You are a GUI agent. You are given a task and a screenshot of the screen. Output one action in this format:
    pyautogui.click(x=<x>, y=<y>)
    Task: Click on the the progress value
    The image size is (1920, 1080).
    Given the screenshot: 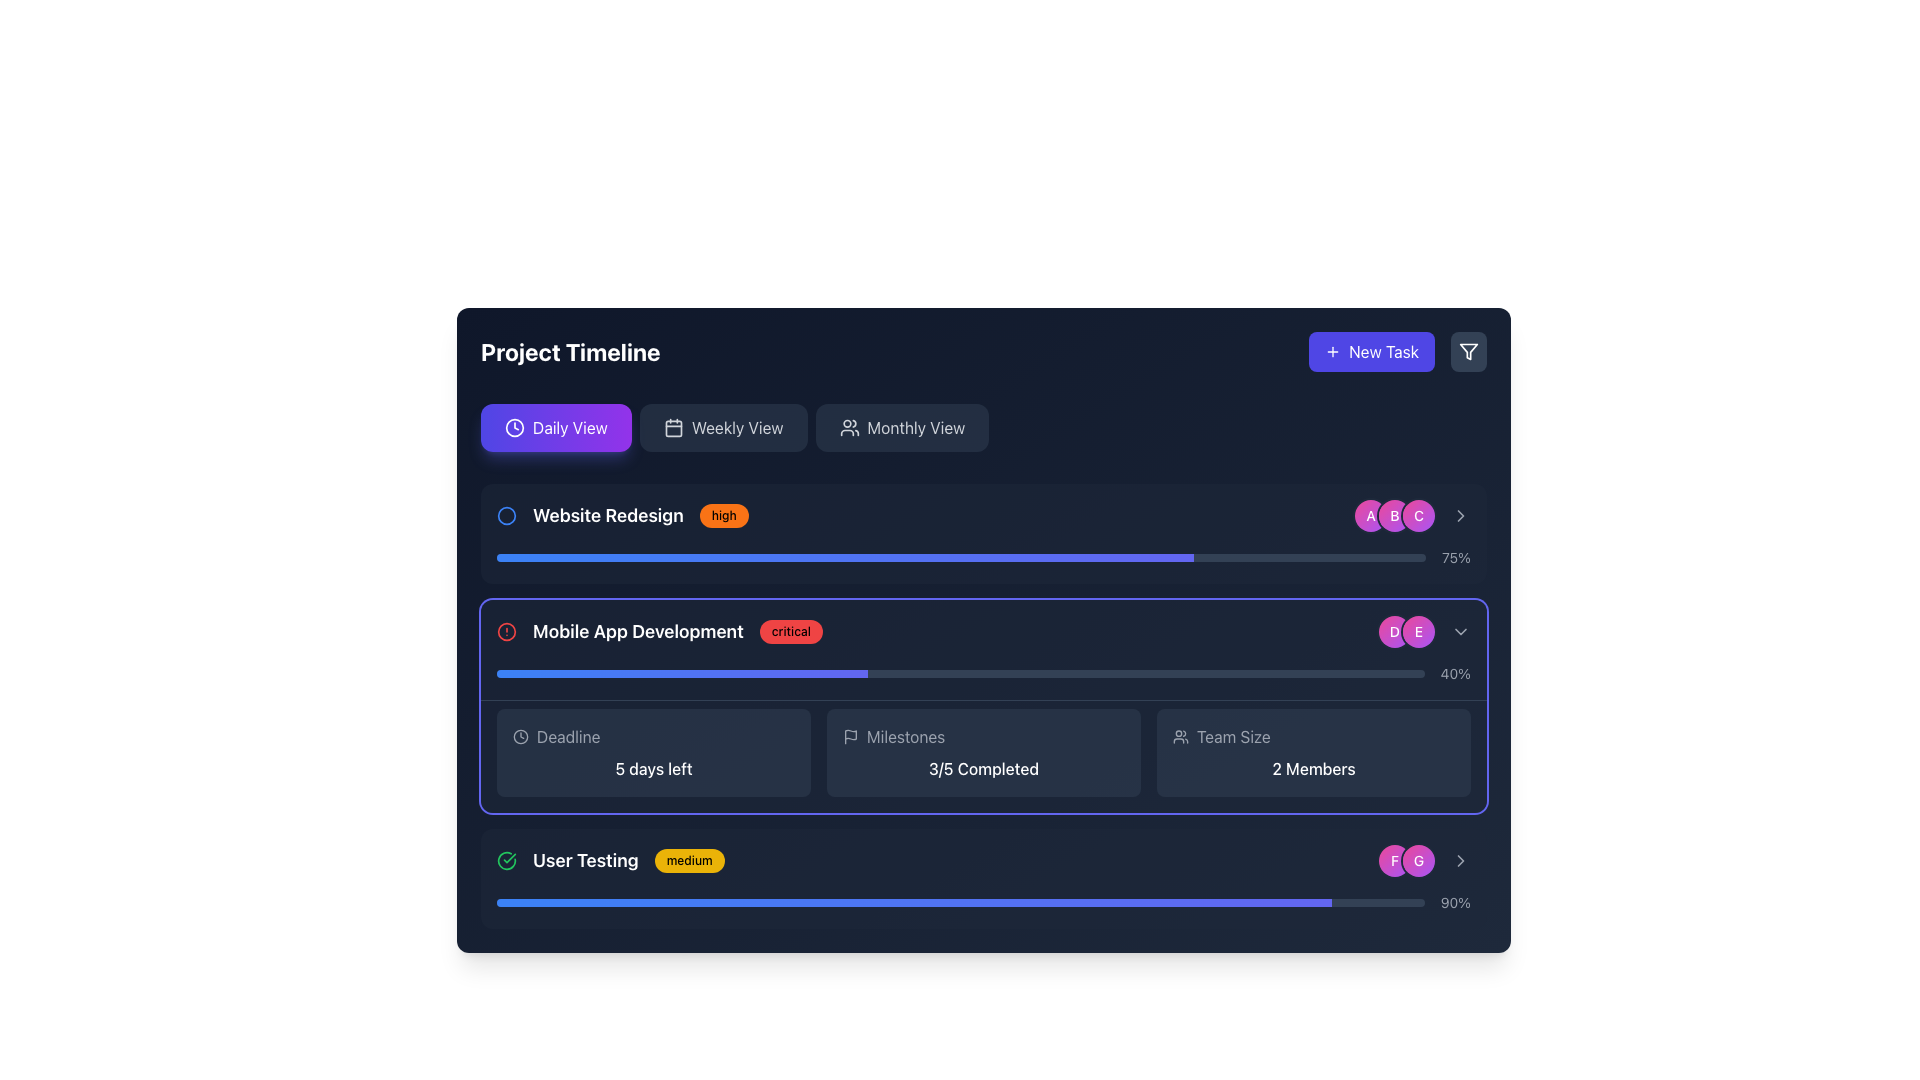 What is the action you would take?
    pyautogui.click(x=1031, y=902)
    